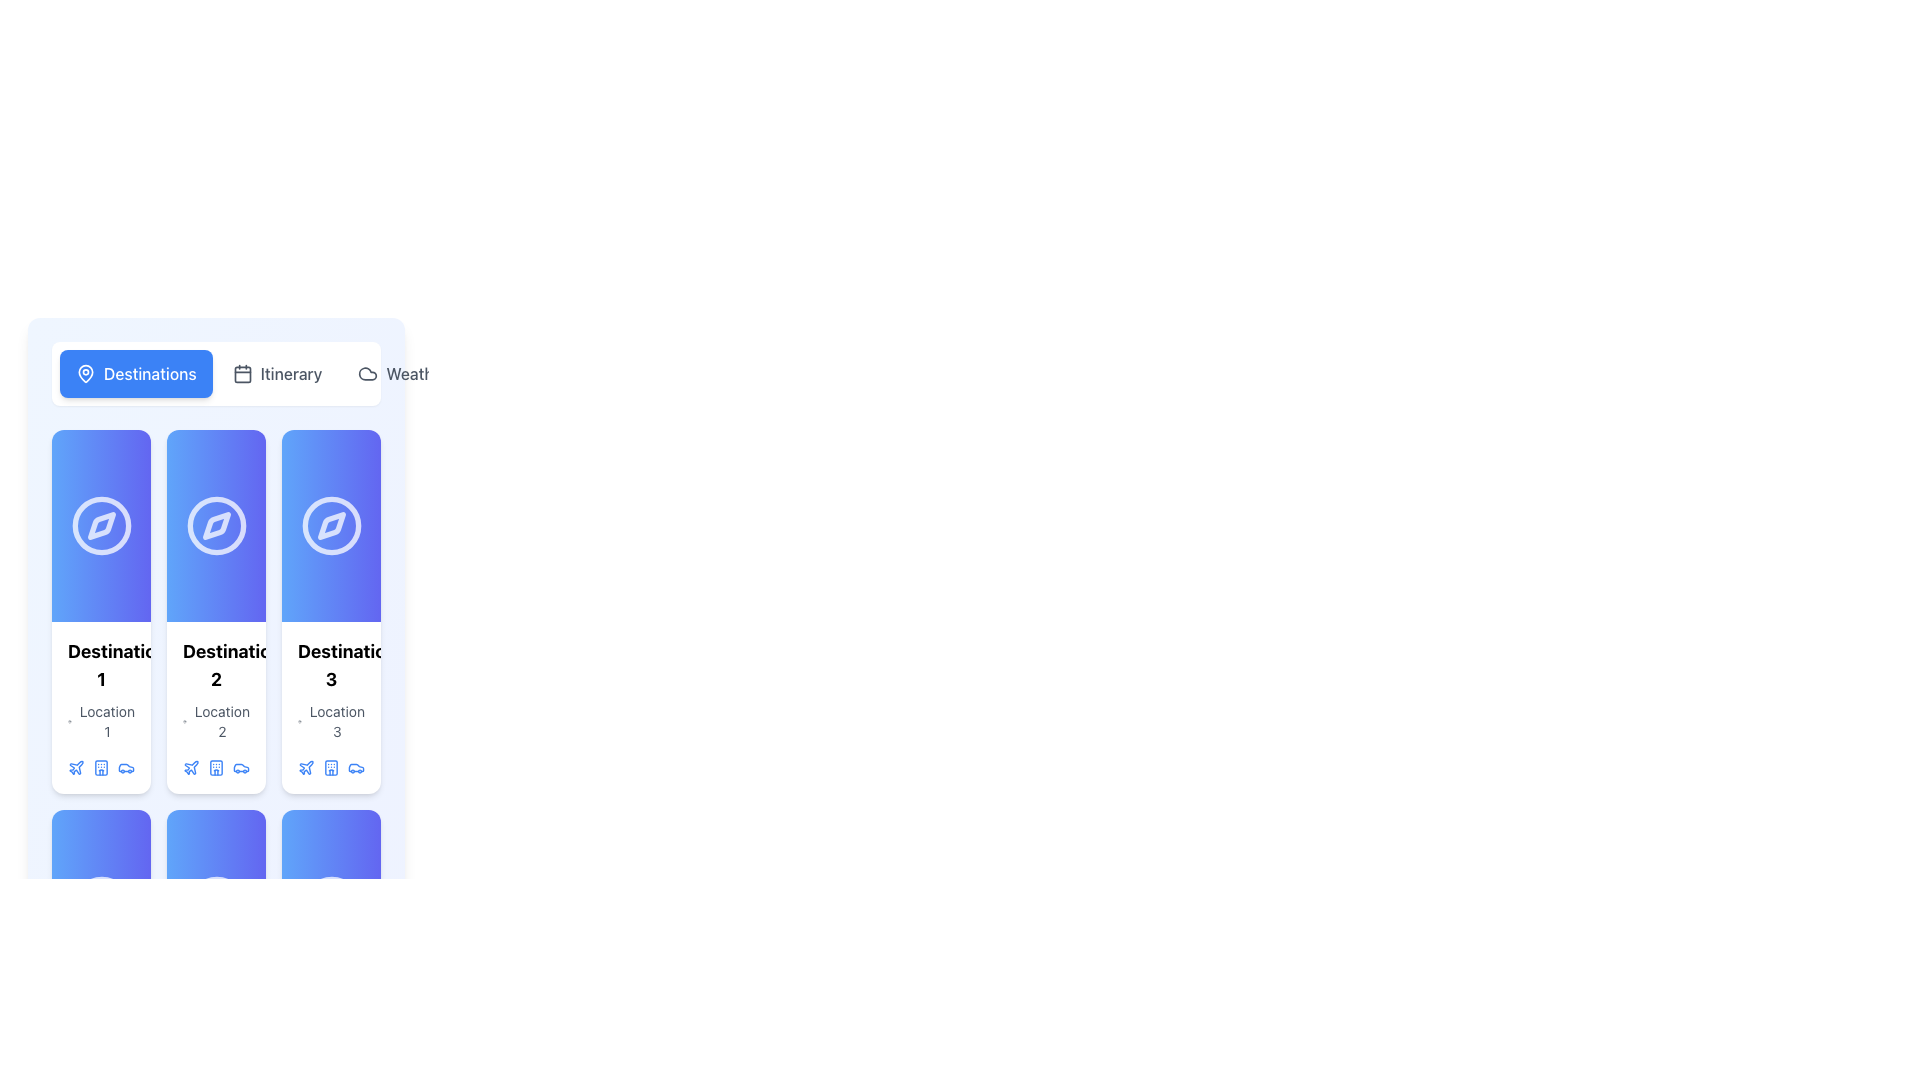 The width and height of the screenshot is (1920, 1080). Describe the element at coordinates (337, 721) in the screenshot. I see `the static text label that provides additional context about the main title 'Destination 3', located within the third card of a horizontally arranged group` at that location.